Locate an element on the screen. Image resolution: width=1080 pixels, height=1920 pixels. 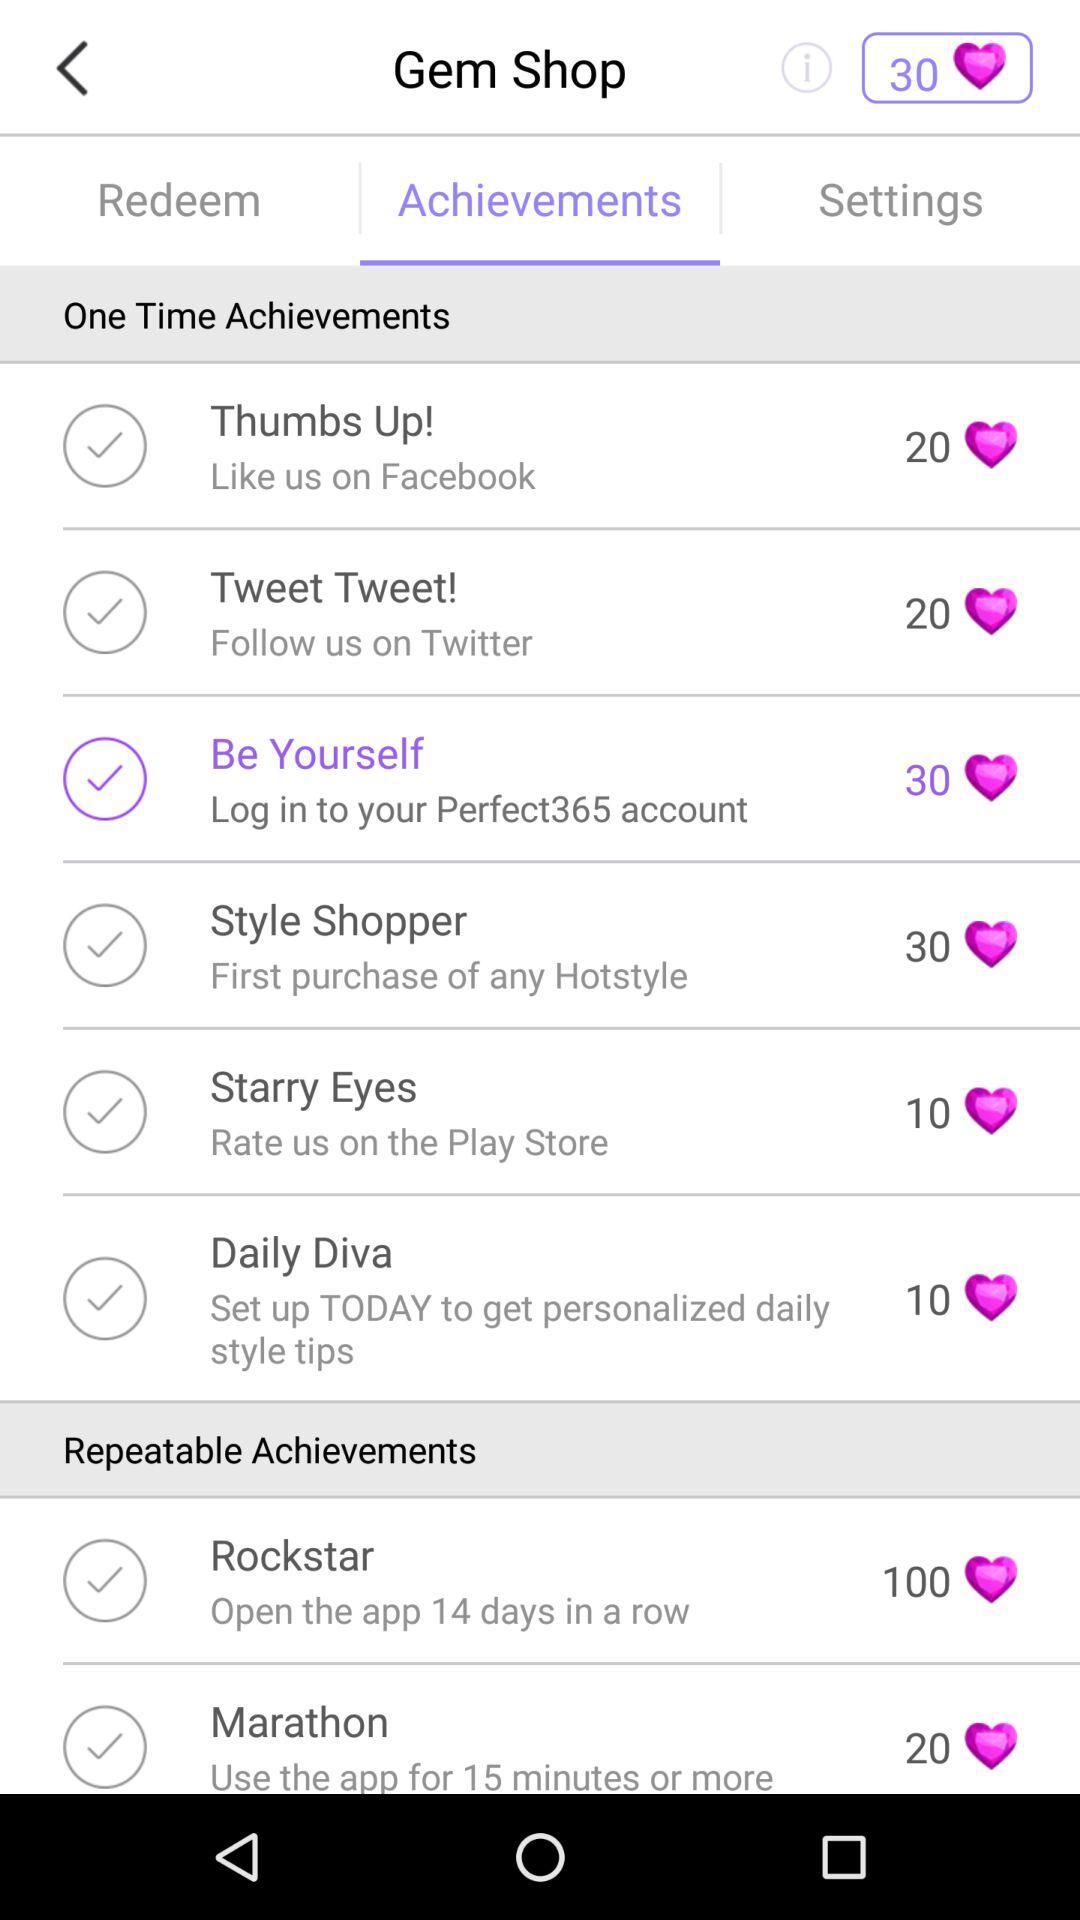
the redeem icon is located at coordinates (178, 198).